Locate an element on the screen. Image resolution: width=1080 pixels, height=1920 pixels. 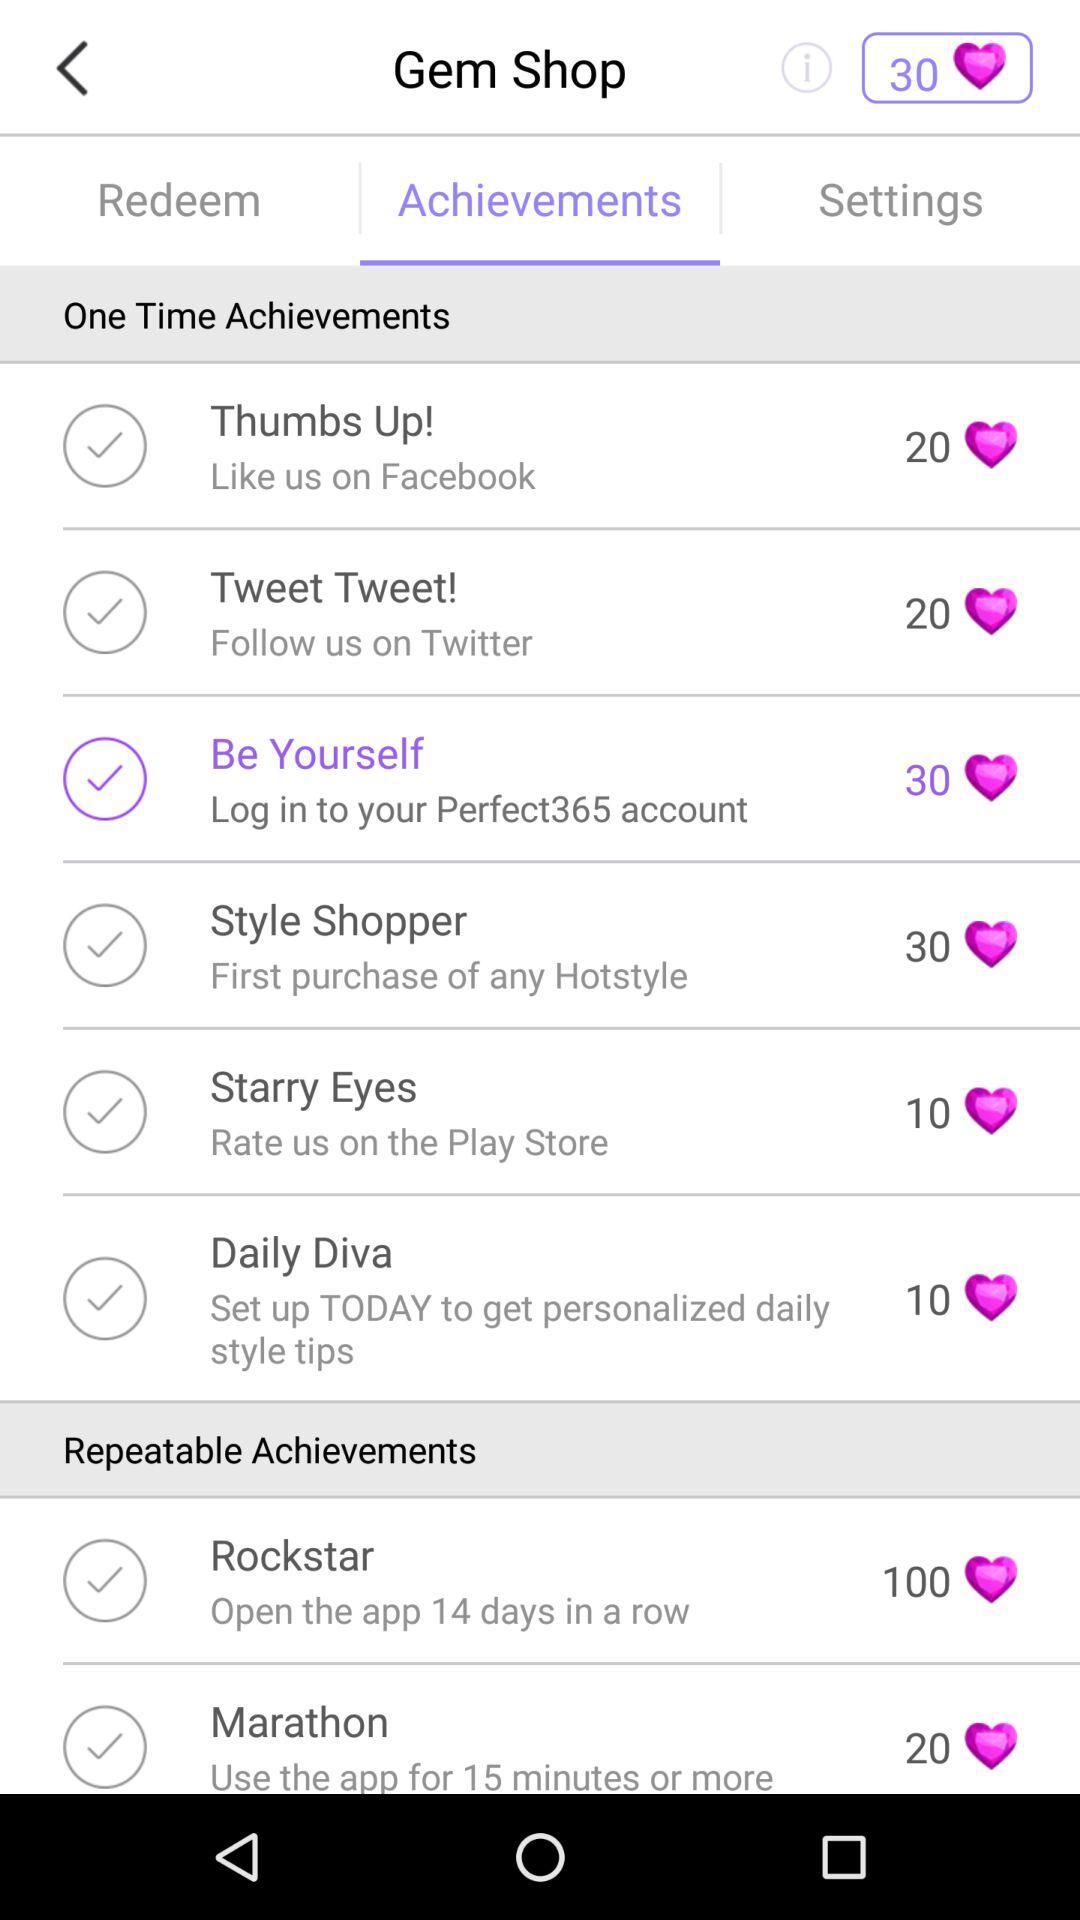
the redeem icon is located at coordinates (178, 198).